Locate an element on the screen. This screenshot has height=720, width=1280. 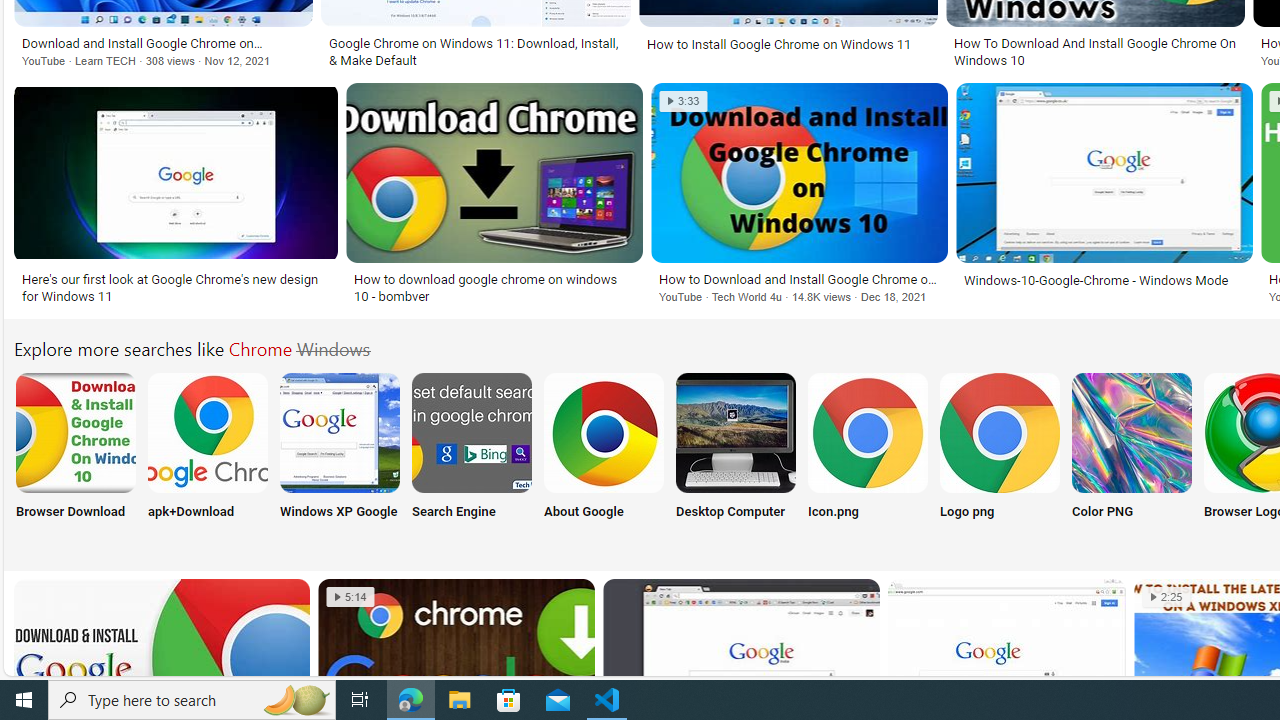
'About Google' is located at coordinates (603, 457).